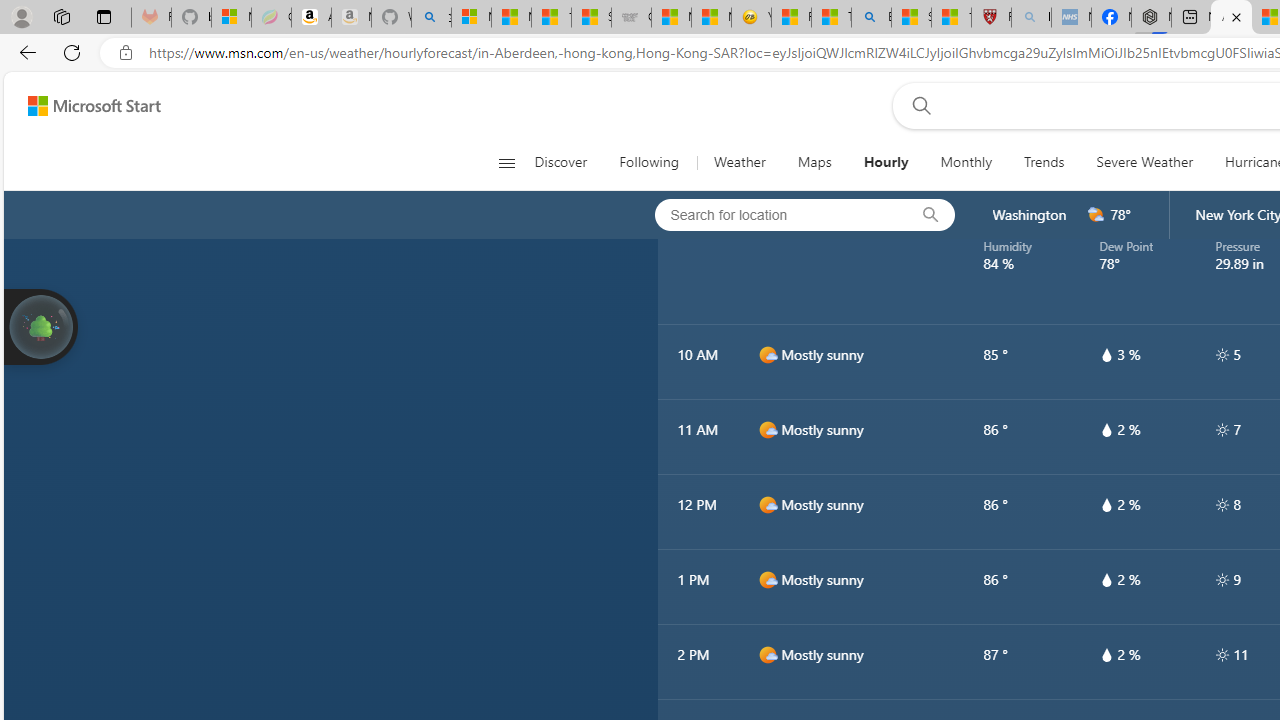 The width and height of the screenshot is (1280, 720). I want to click on 'Join us in planting real trees to help our planet!', so click(40, 324).